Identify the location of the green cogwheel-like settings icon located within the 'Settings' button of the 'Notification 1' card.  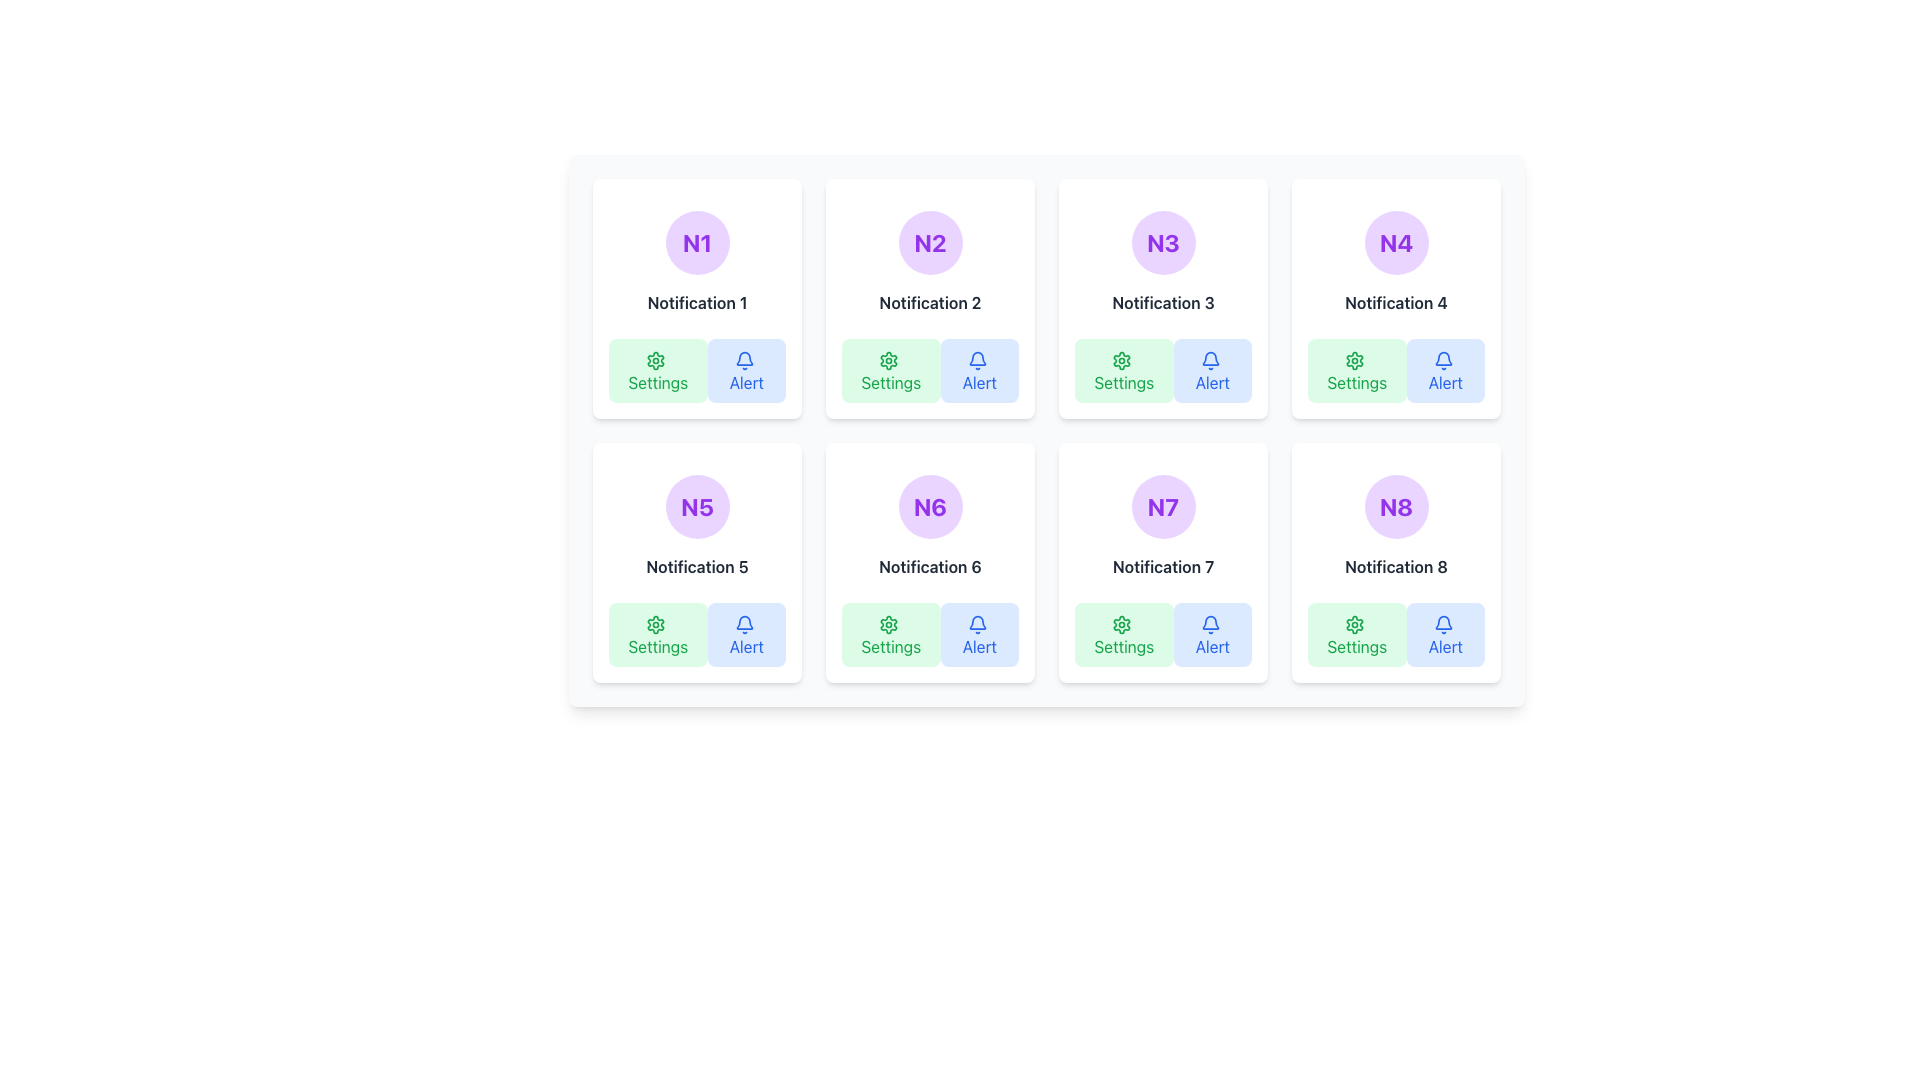
(656, 360).